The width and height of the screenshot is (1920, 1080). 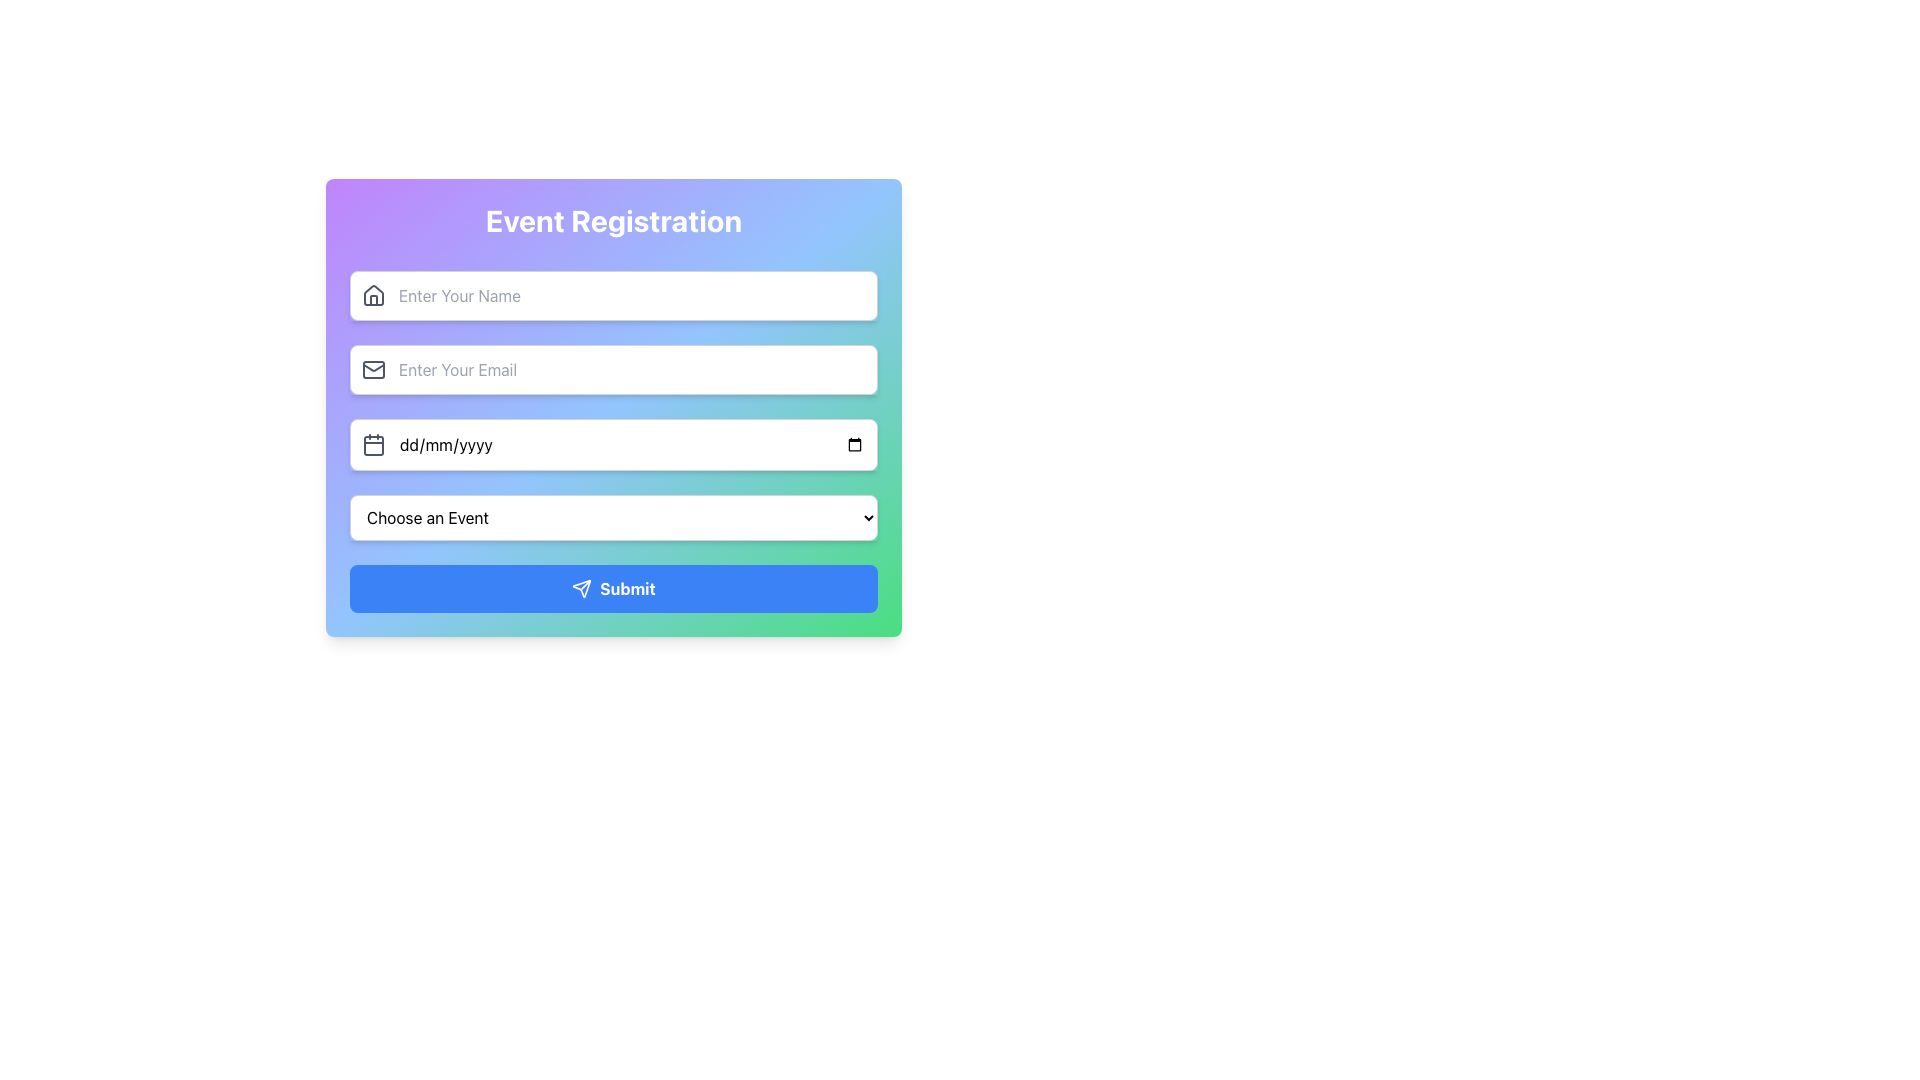 I want to click on the Date Input Field, which is the third input field in the form, located between the email input field and the event selection dropdown, to focus on it, so click(x=613, y=443).